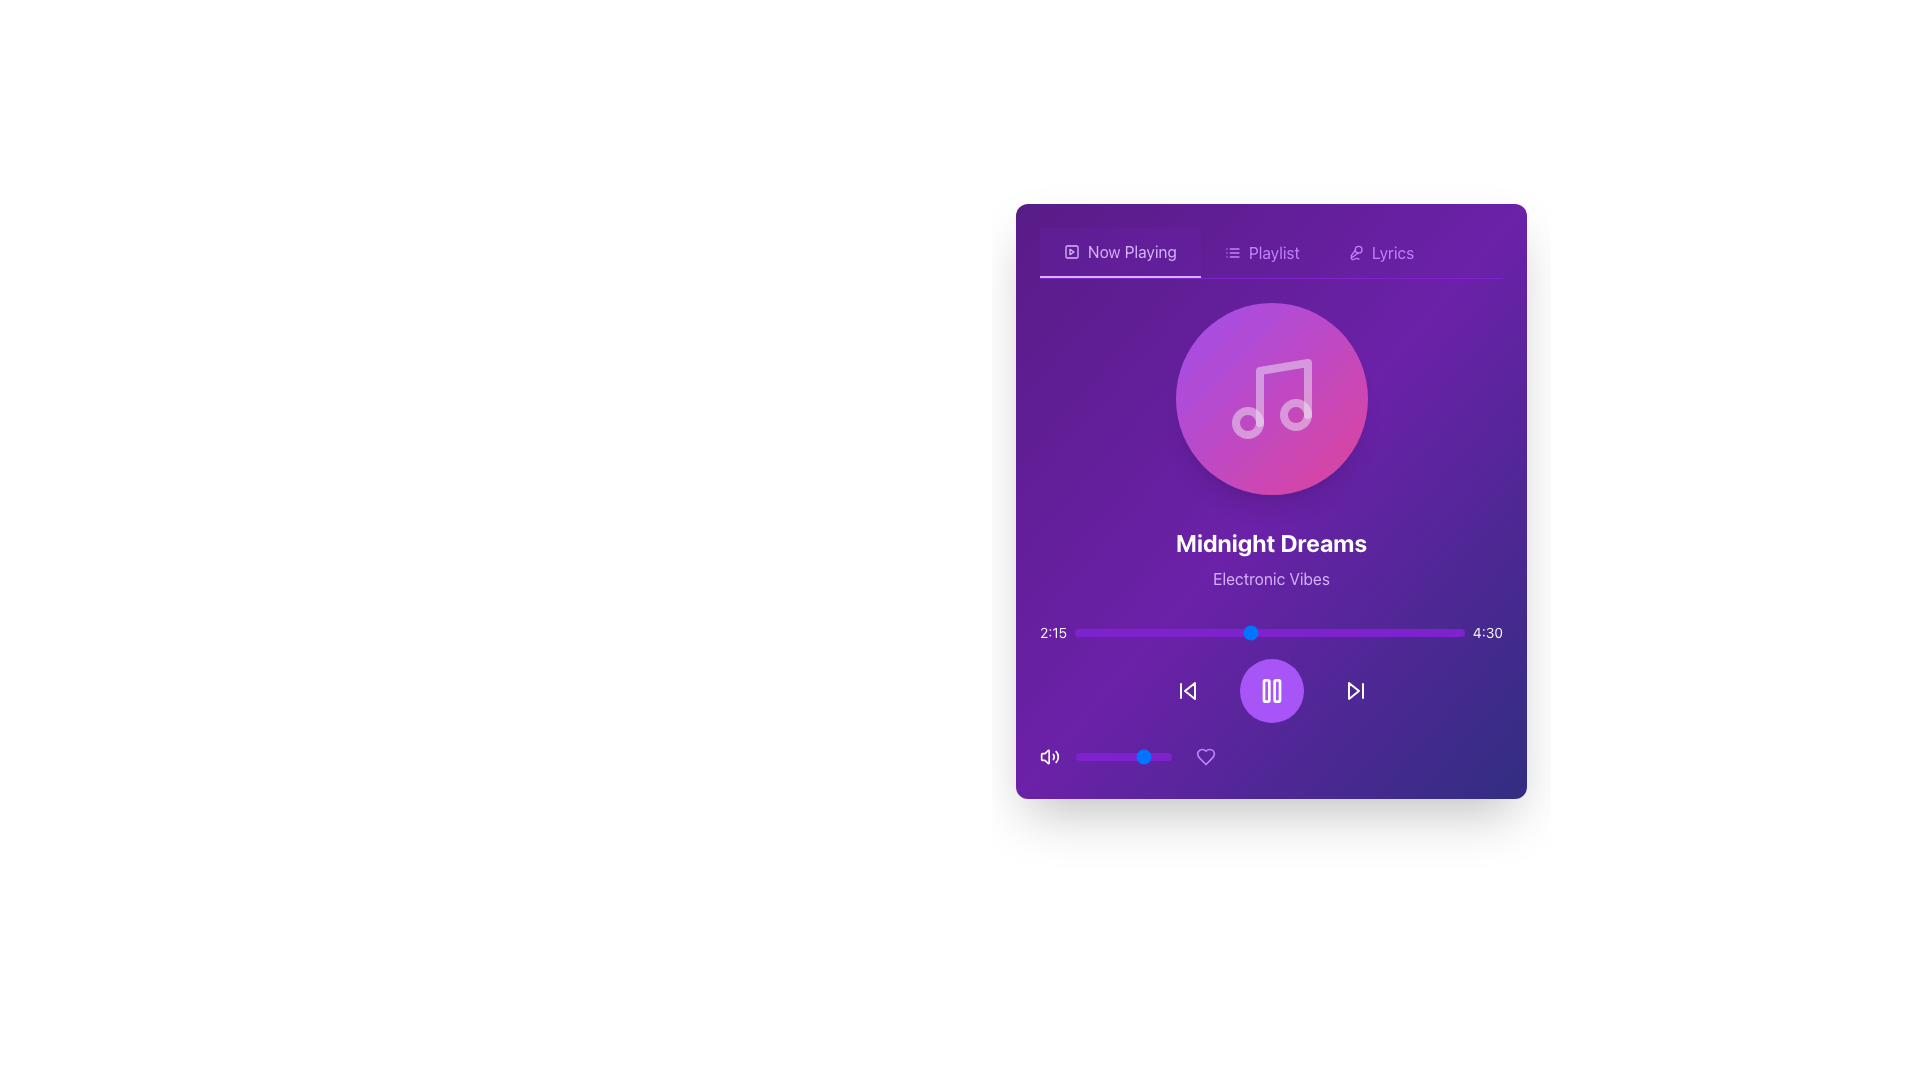  Describe the element at coordinates (1270, 689) in the screenshot. I see `the circular purple button with a white pause icon located centrally in the bottom control section` at that location.